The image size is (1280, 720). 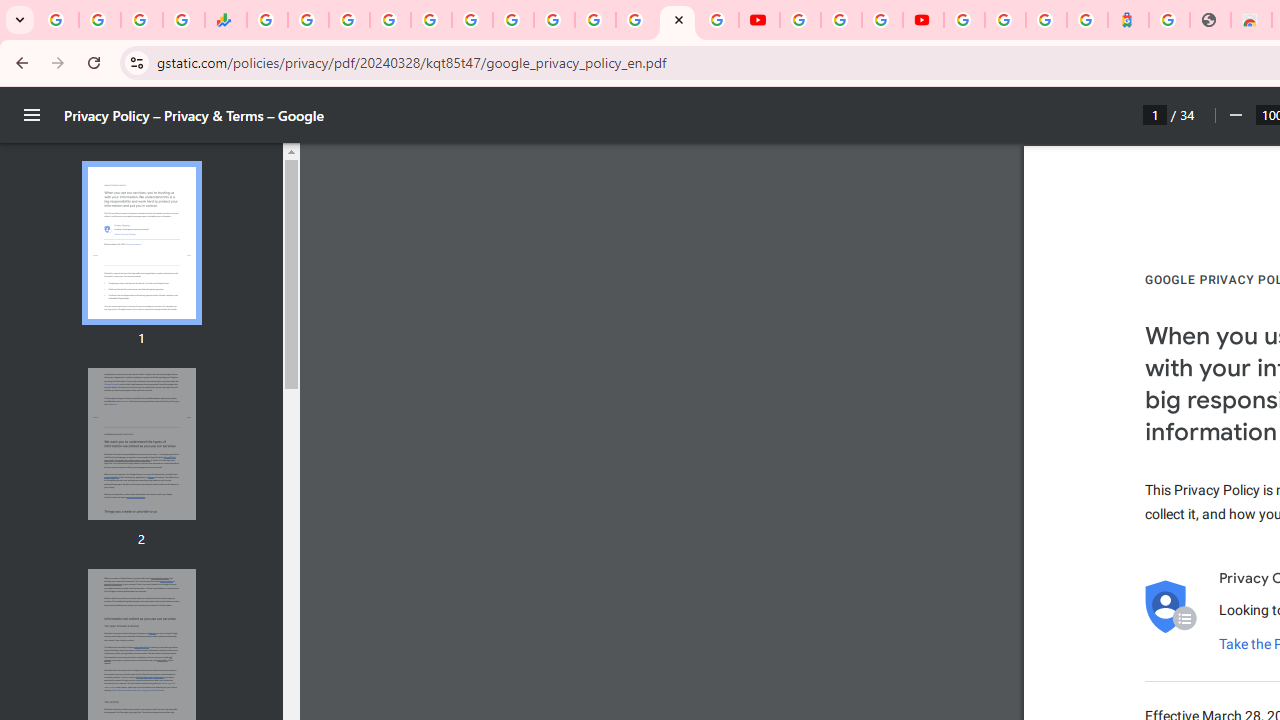 What do you see at coordinates (1155, 114) in the screenshot?
I see `'Page number'` at bounding box center [1155, 114].